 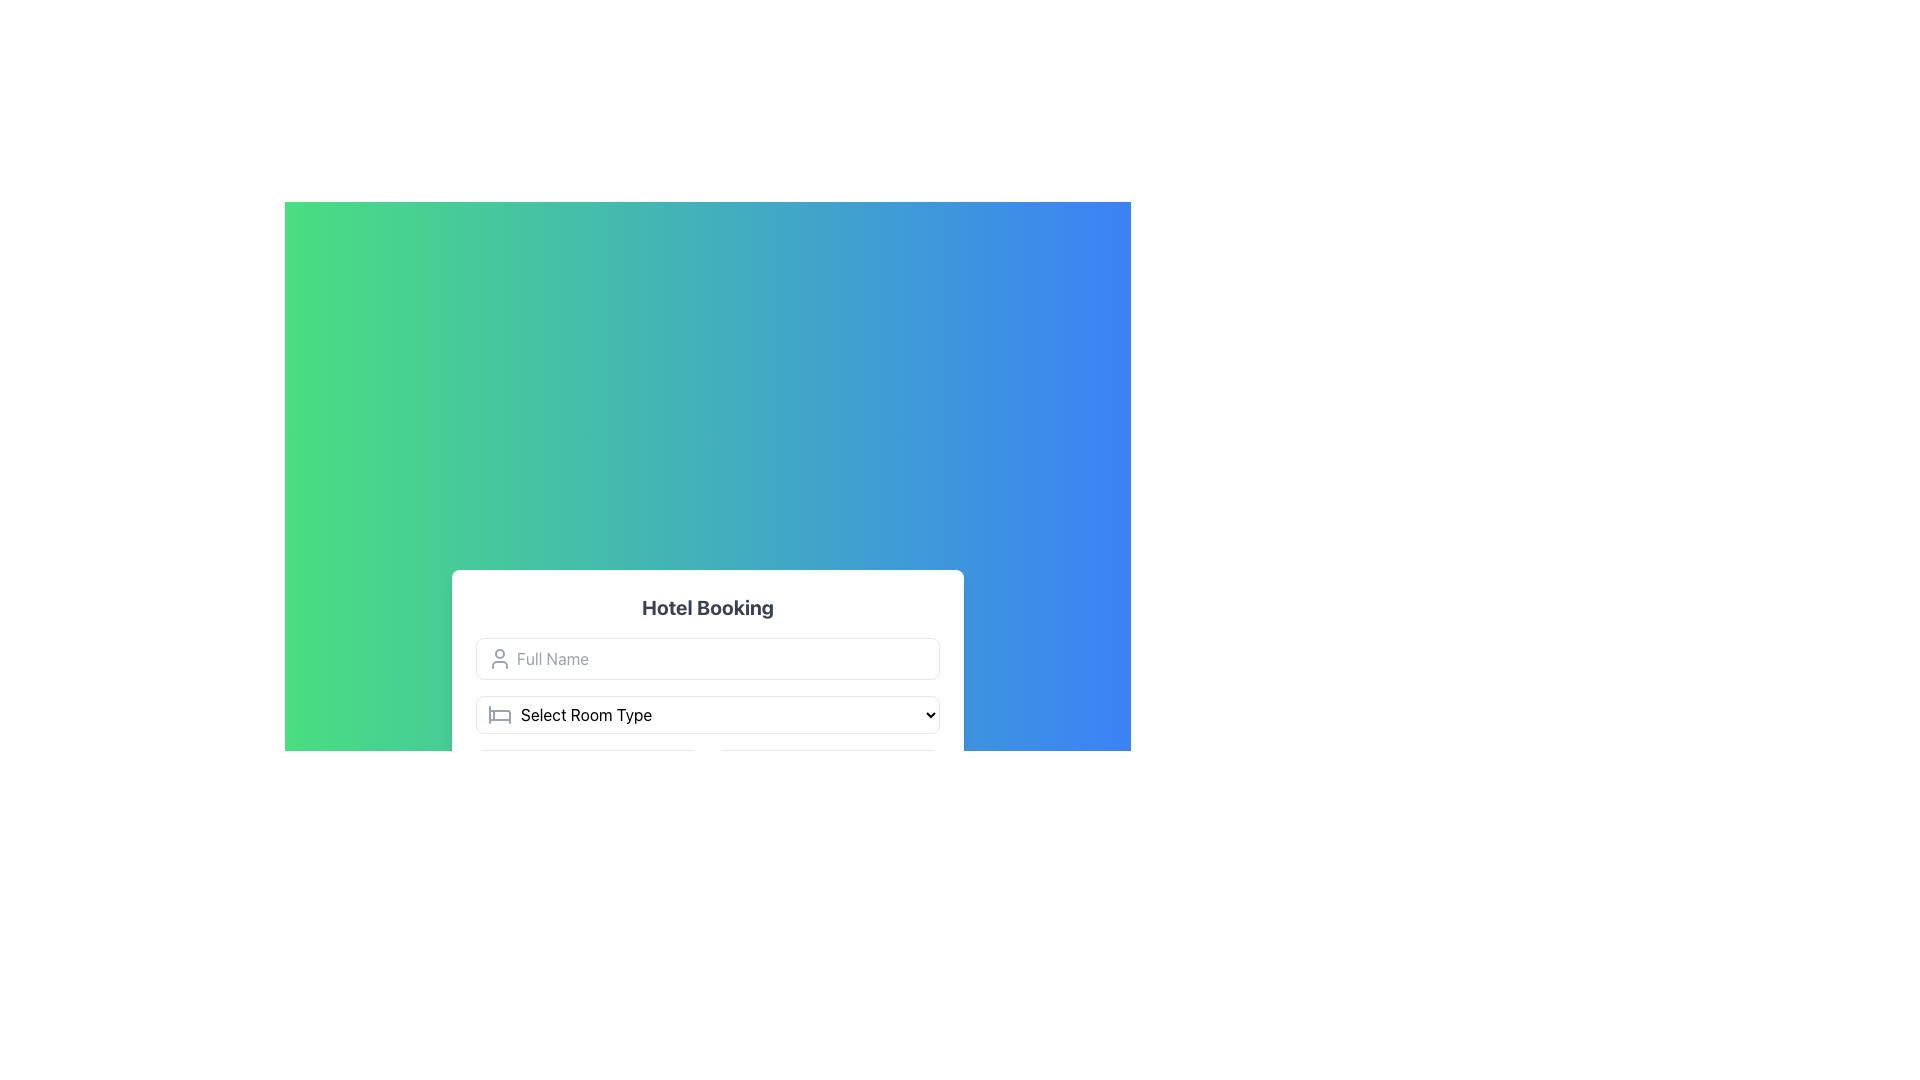 What do you see at coordinates (708, 607) in the screenshot?
I see `the bold, large-sized text label displaying 'Hotel Booking' at the top of the form interface` at bounding box center [708, 607].